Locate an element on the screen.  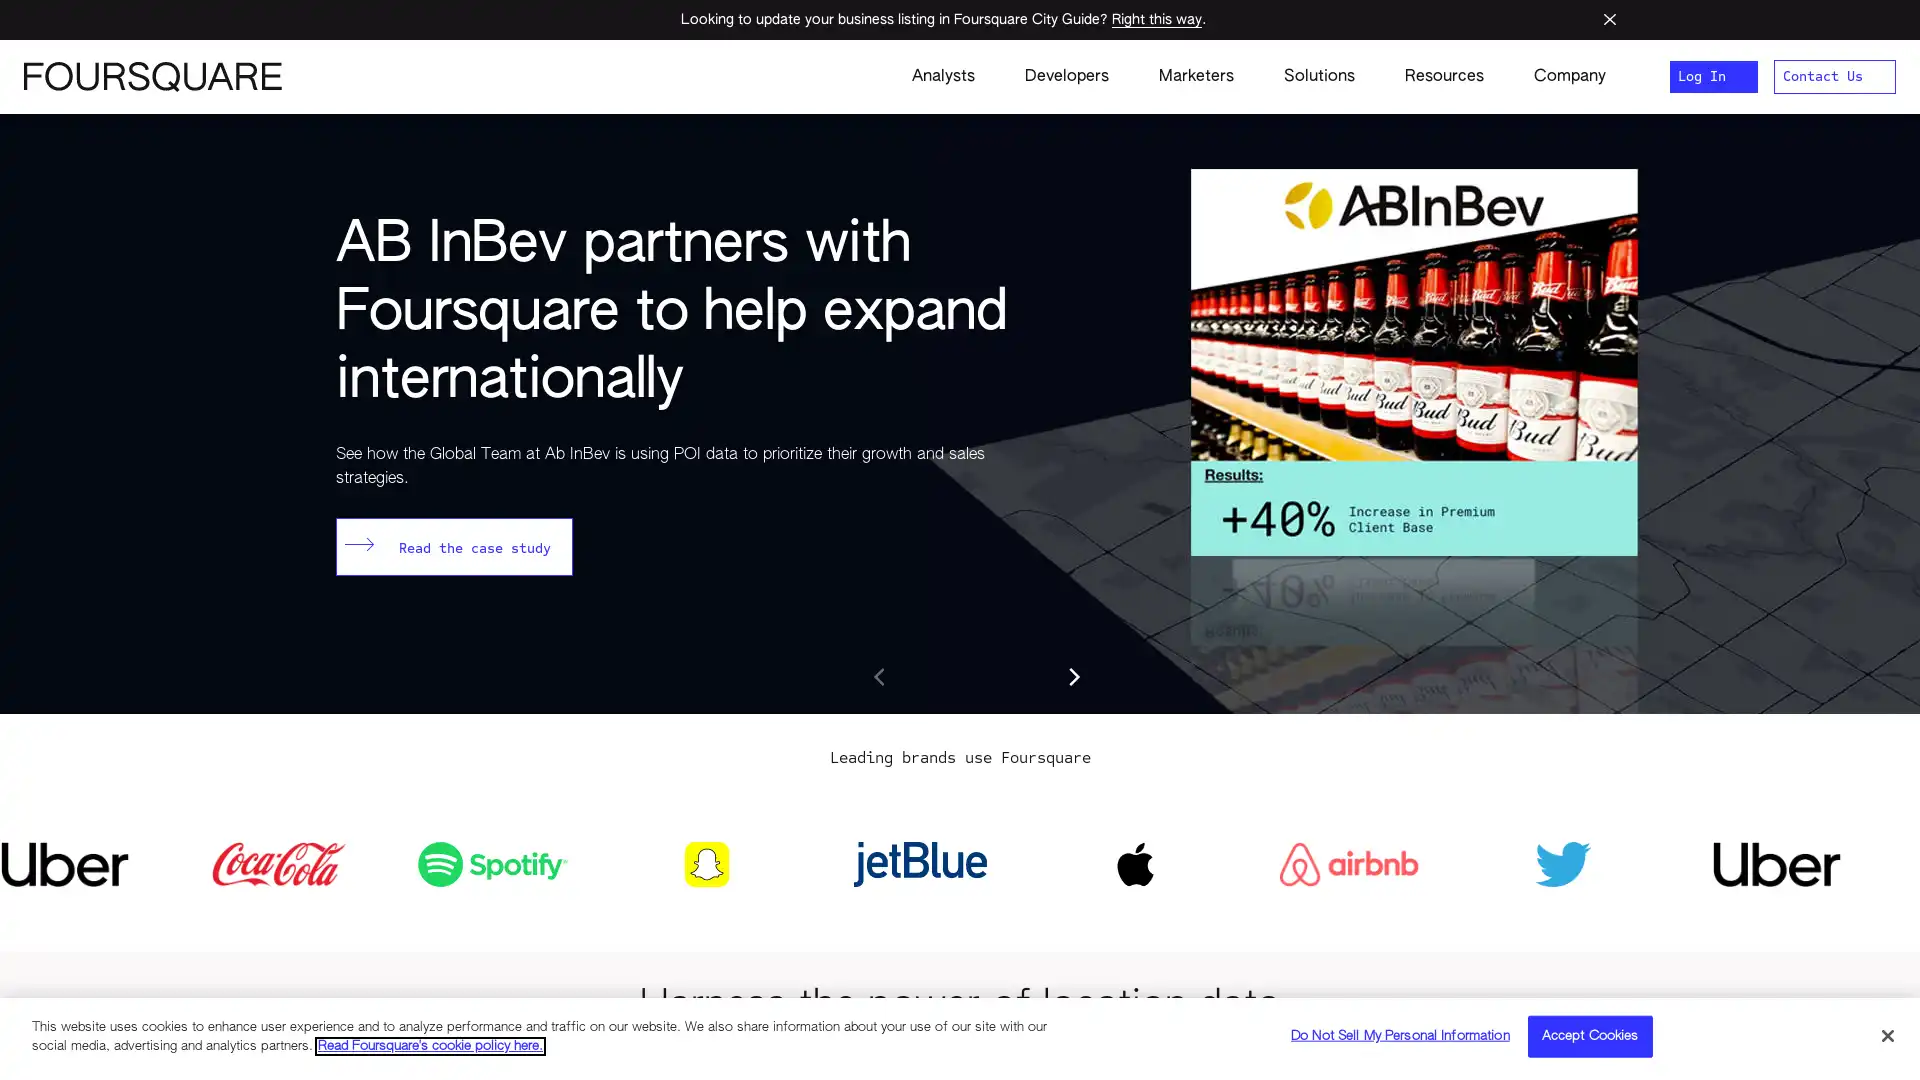
Close is located at coordinates (1886, 1034).